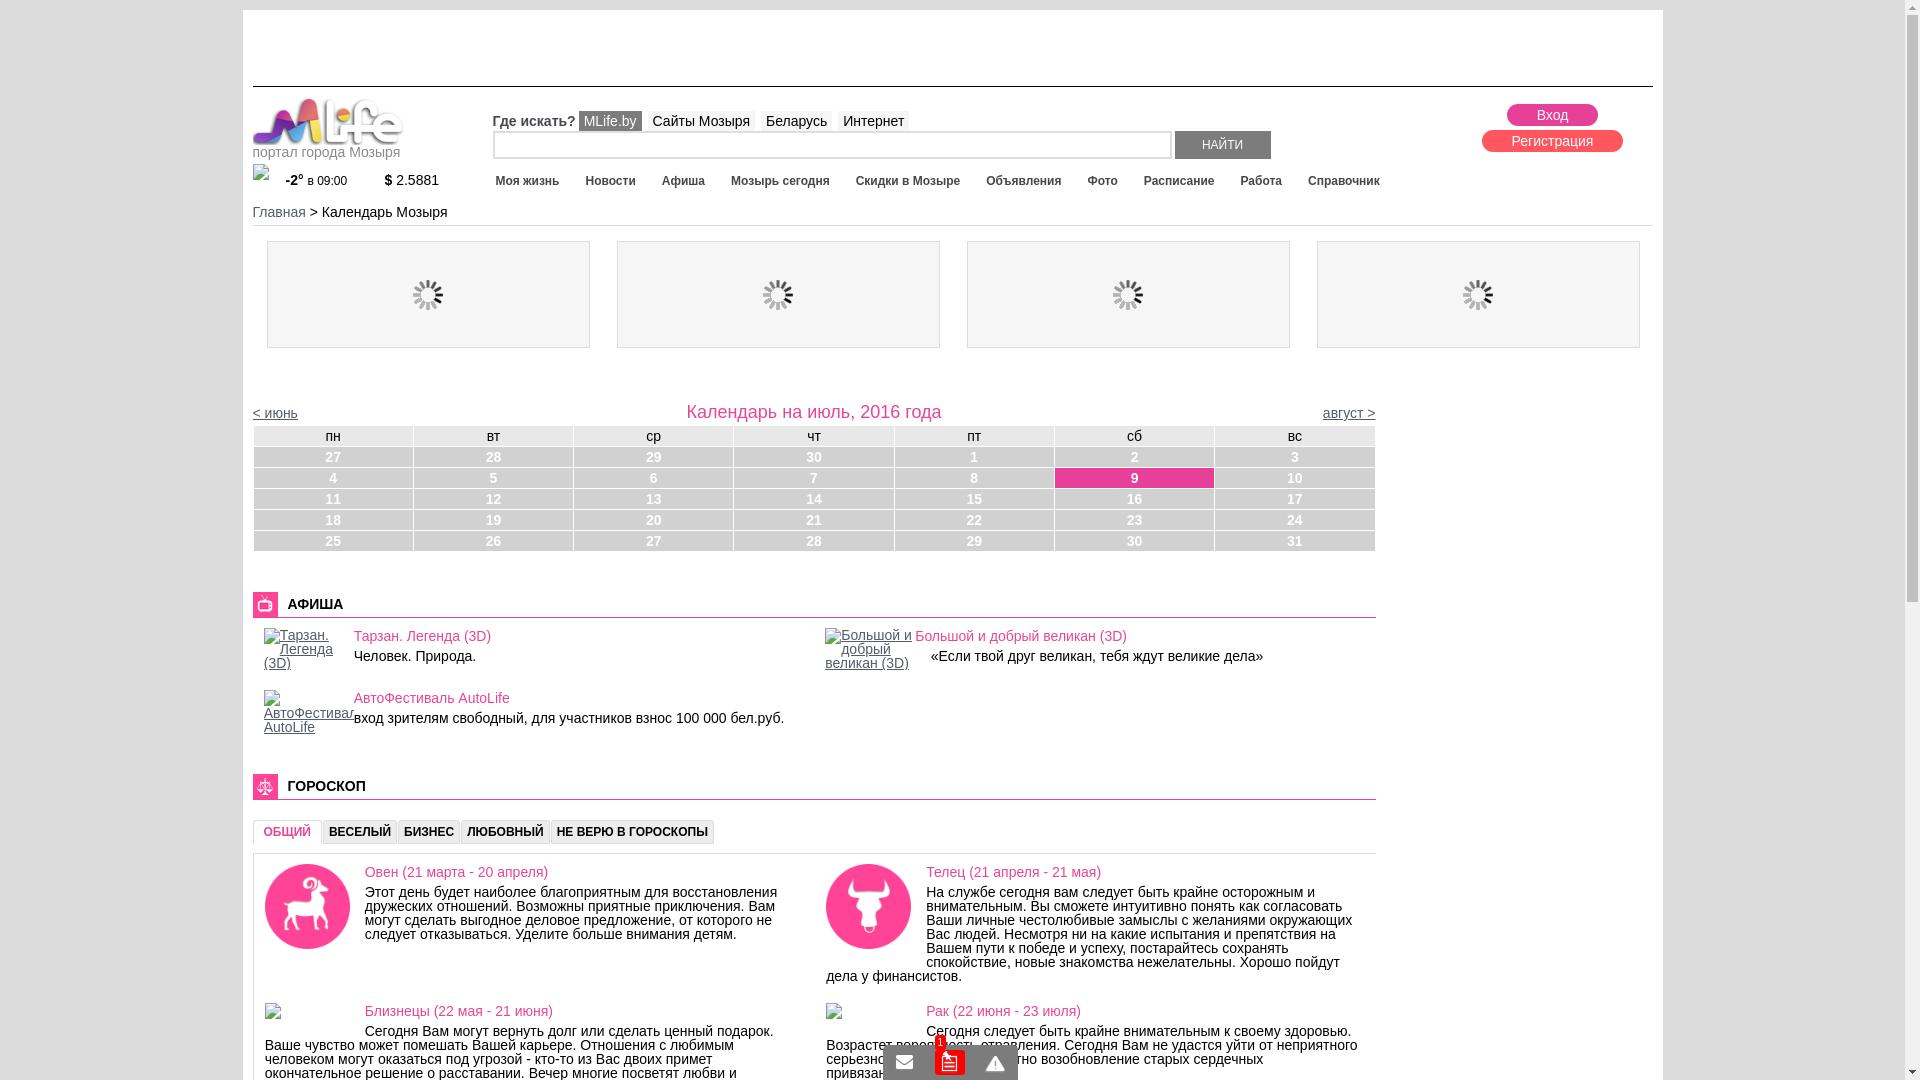 This screenshot has height=1080, width=1920. Describe the element at coordinates (1134, 478) in the screenshot. I see `'9'` at that location.